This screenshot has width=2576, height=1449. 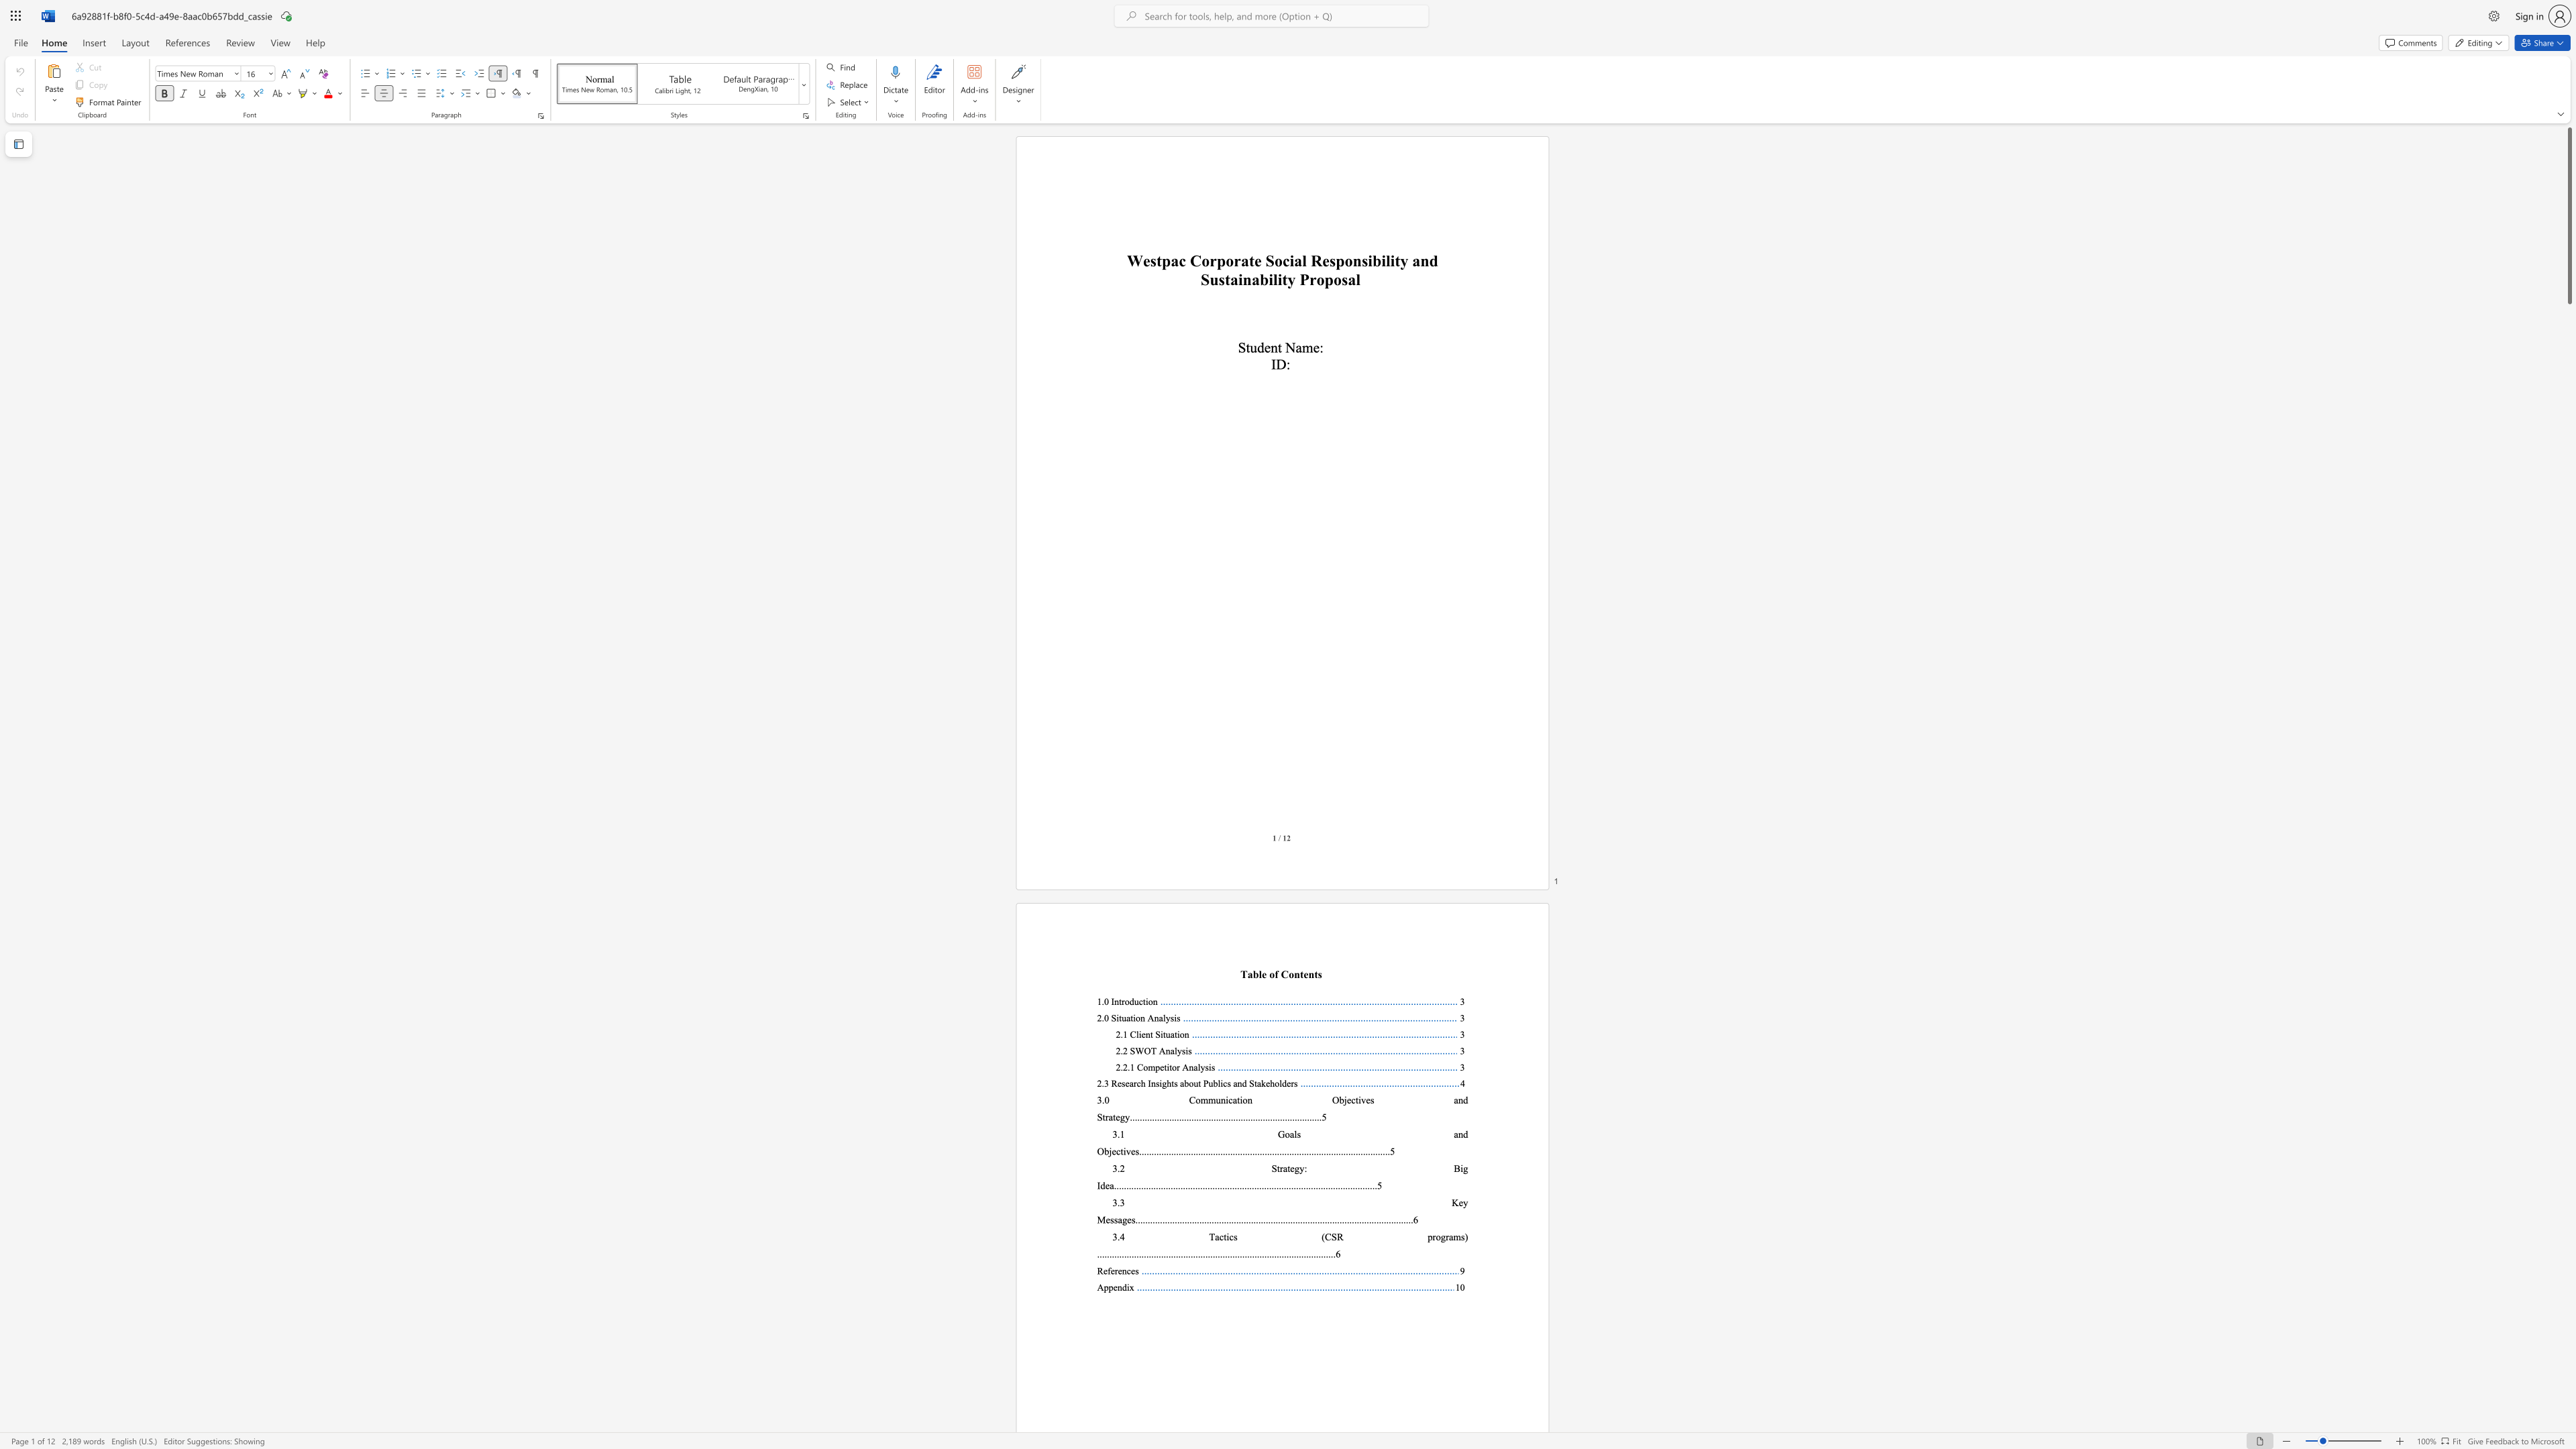 What do you see at coordinates (1224, 1235) in the screenshot?
I see `the 1th character "t" in the text` at bounding box center [1224, 1235].